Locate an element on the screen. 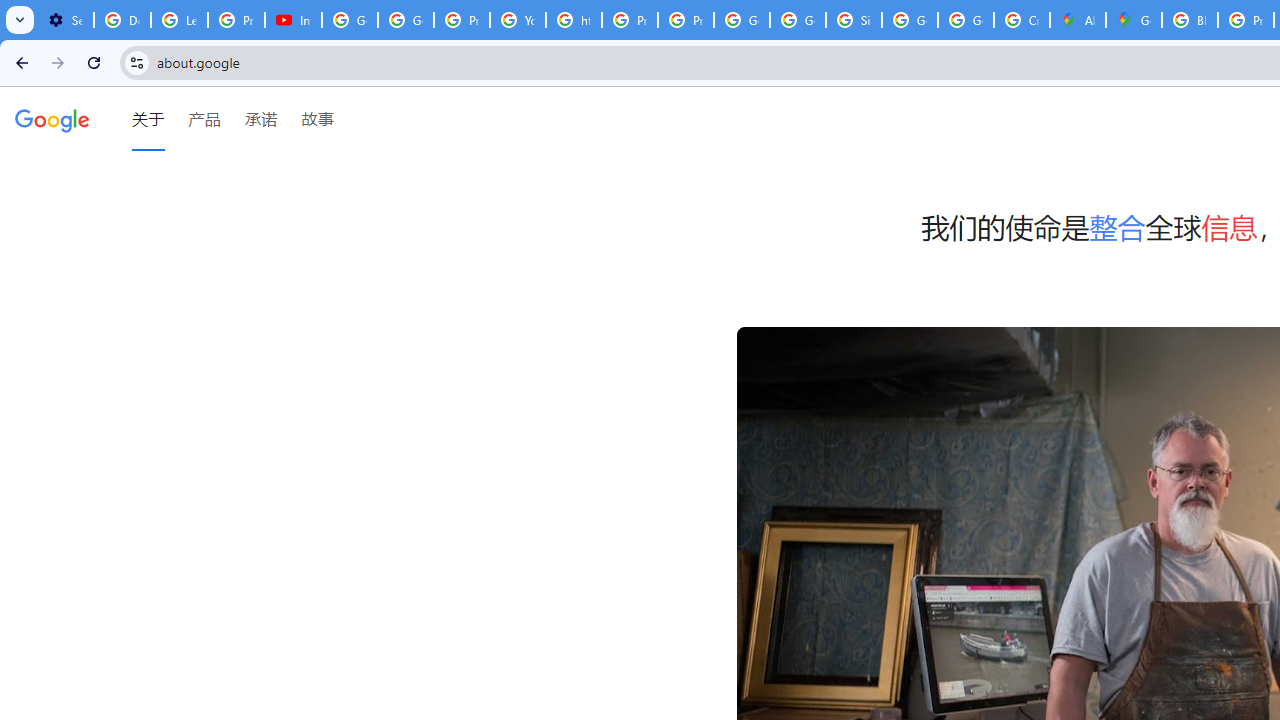  'Introduction | Google Privacy Policy - YouTube' is located at coordinates (292, 20).